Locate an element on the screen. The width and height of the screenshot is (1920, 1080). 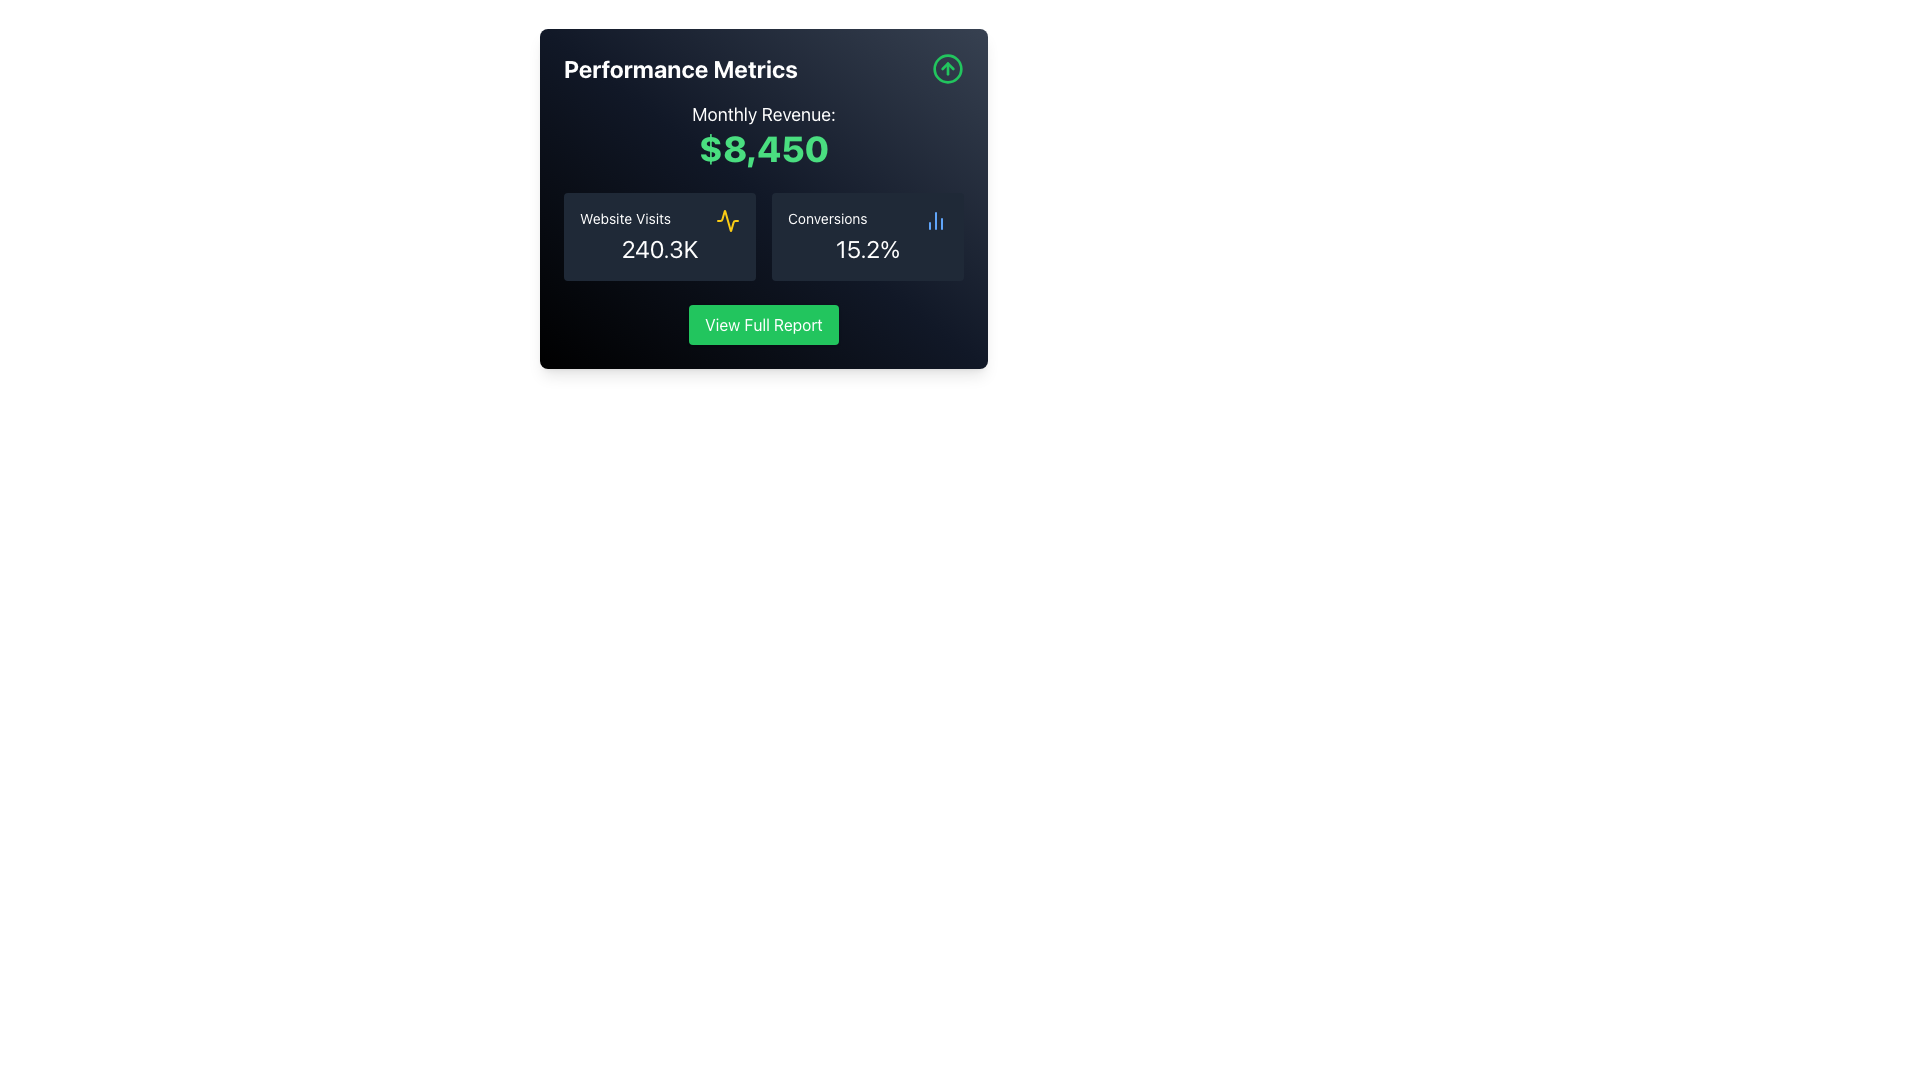
the yellow zigzag line icon representing a waveform located in the 'Website Visits' section of the performance metrics dashboard card, adjacent to the text '240.3K' is located at coordinates (727, 220).